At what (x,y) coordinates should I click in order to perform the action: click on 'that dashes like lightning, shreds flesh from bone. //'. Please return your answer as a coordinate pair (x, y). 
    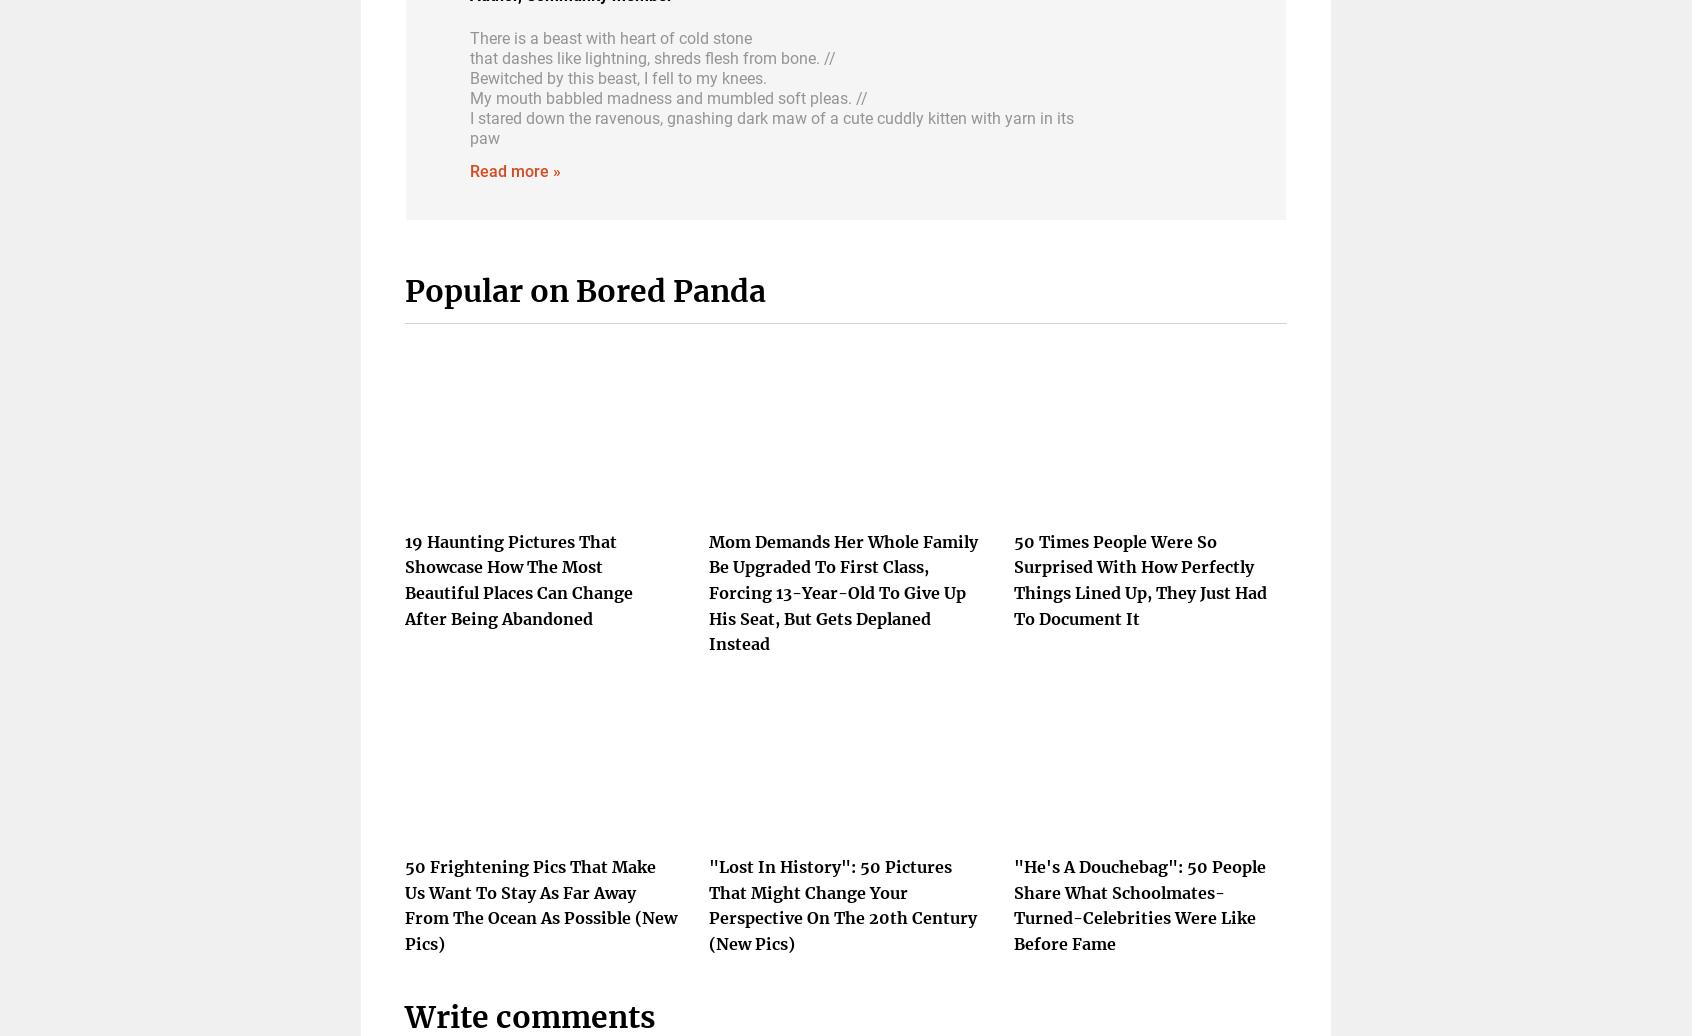
    Looking at the image, I should click on (469, 56).